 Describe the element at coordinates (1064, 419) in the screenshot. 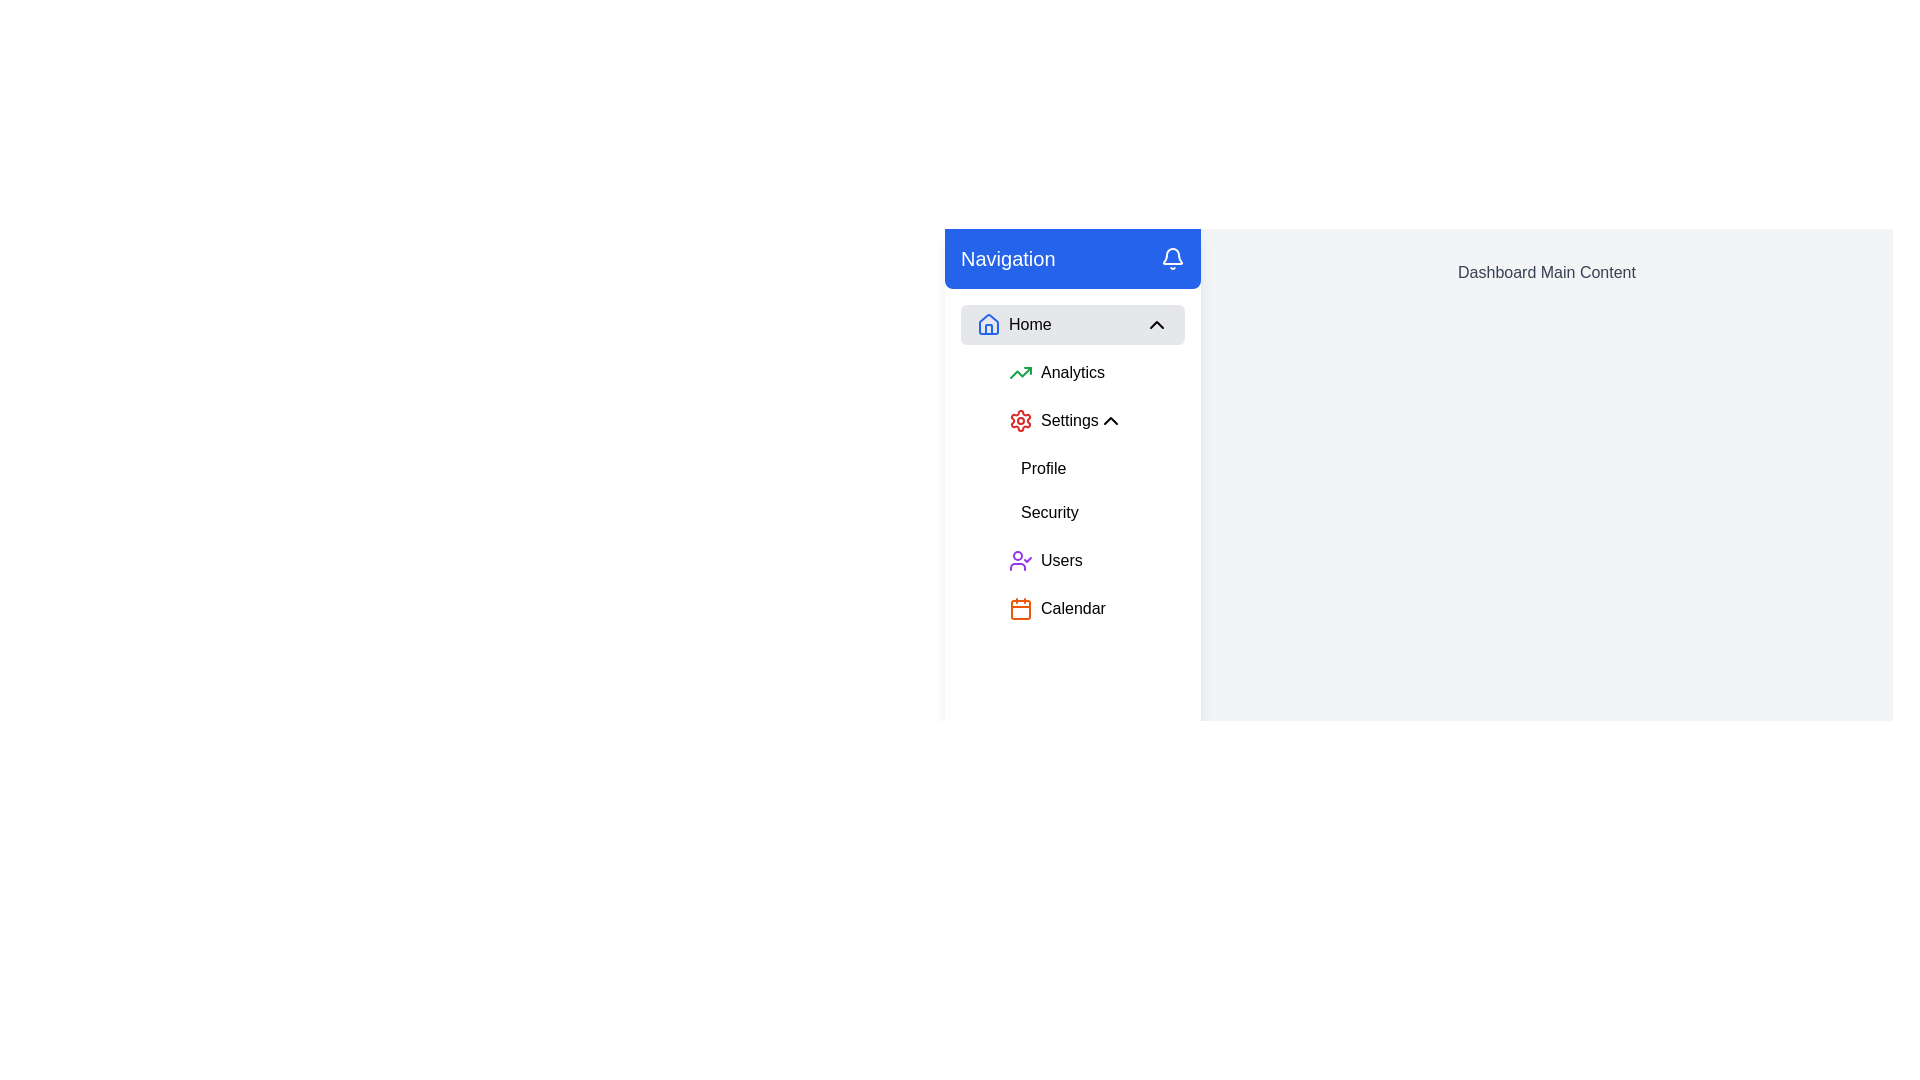

I see `the chevron icon of the second collapsible menu item under 'Navigation'` at that location.